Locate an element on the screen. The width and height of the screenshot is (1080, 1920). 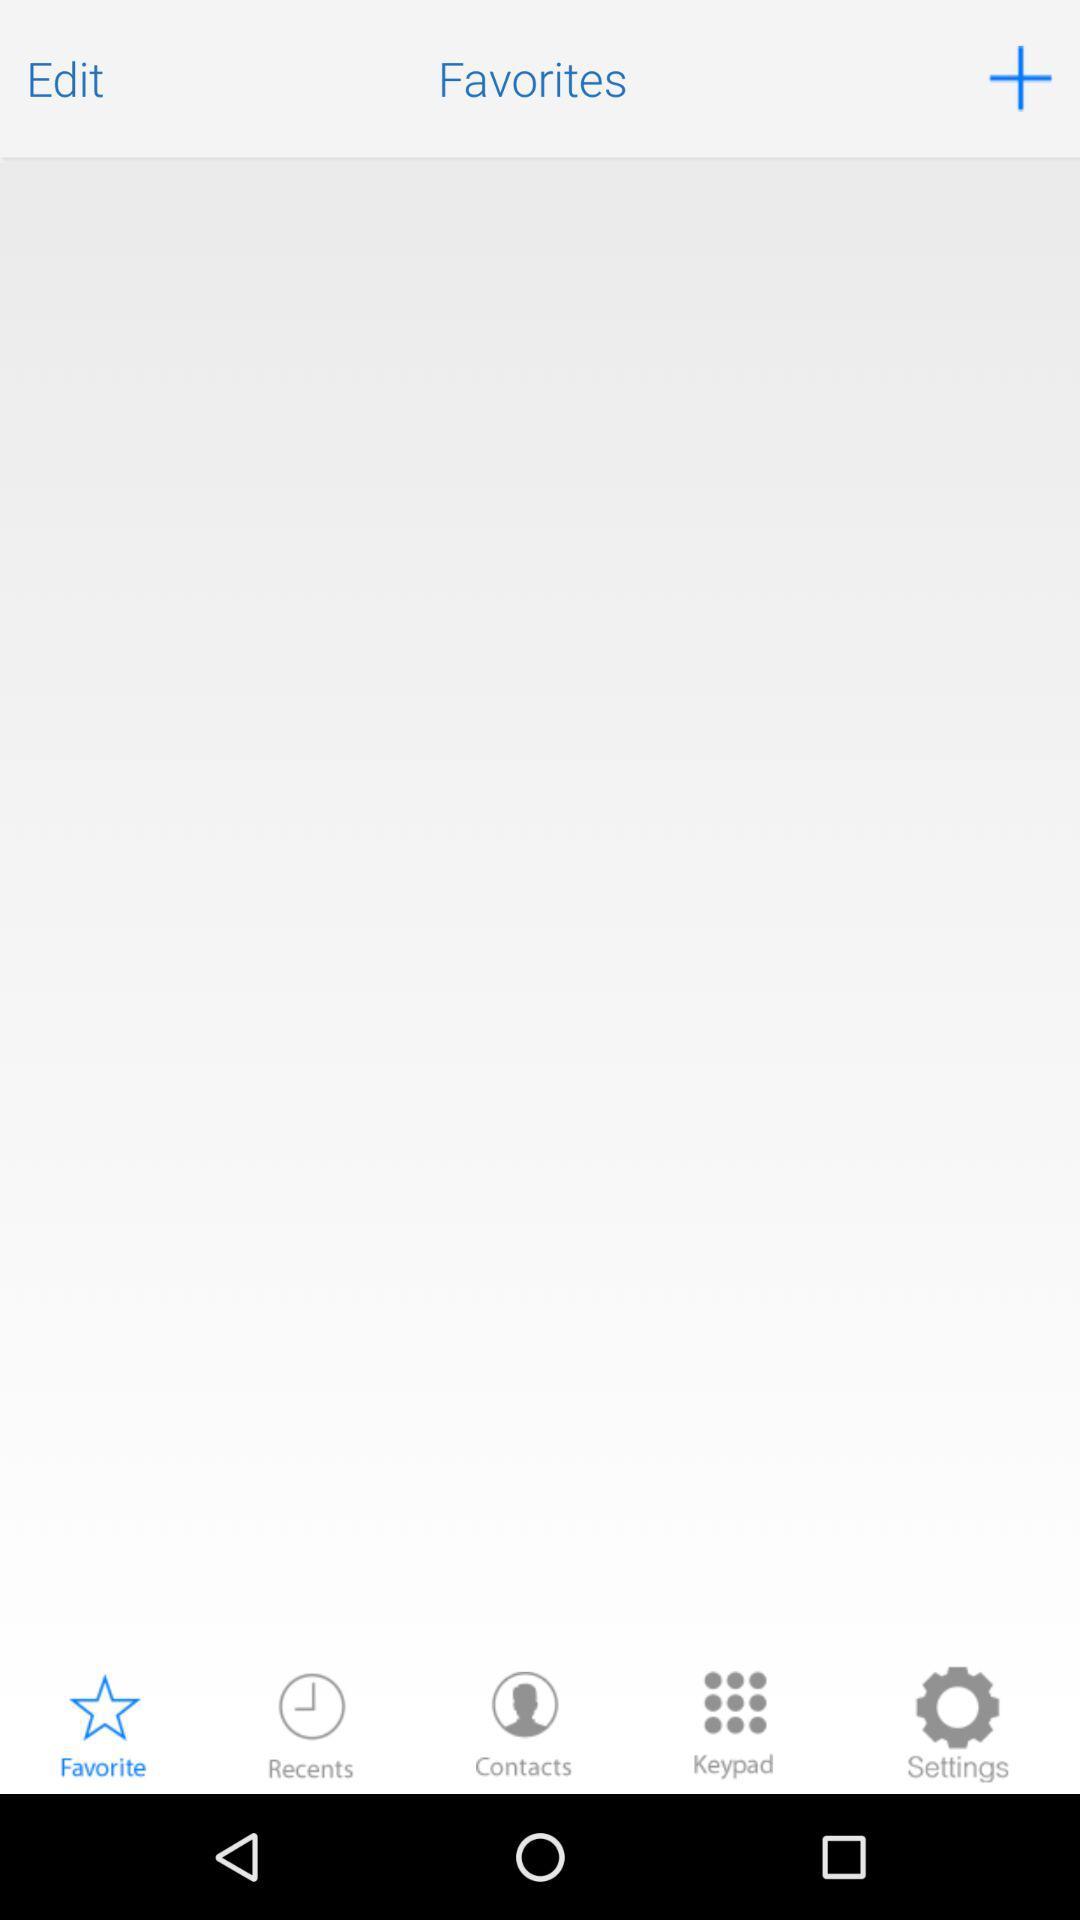
the edit is located at coordinates (64, 78).